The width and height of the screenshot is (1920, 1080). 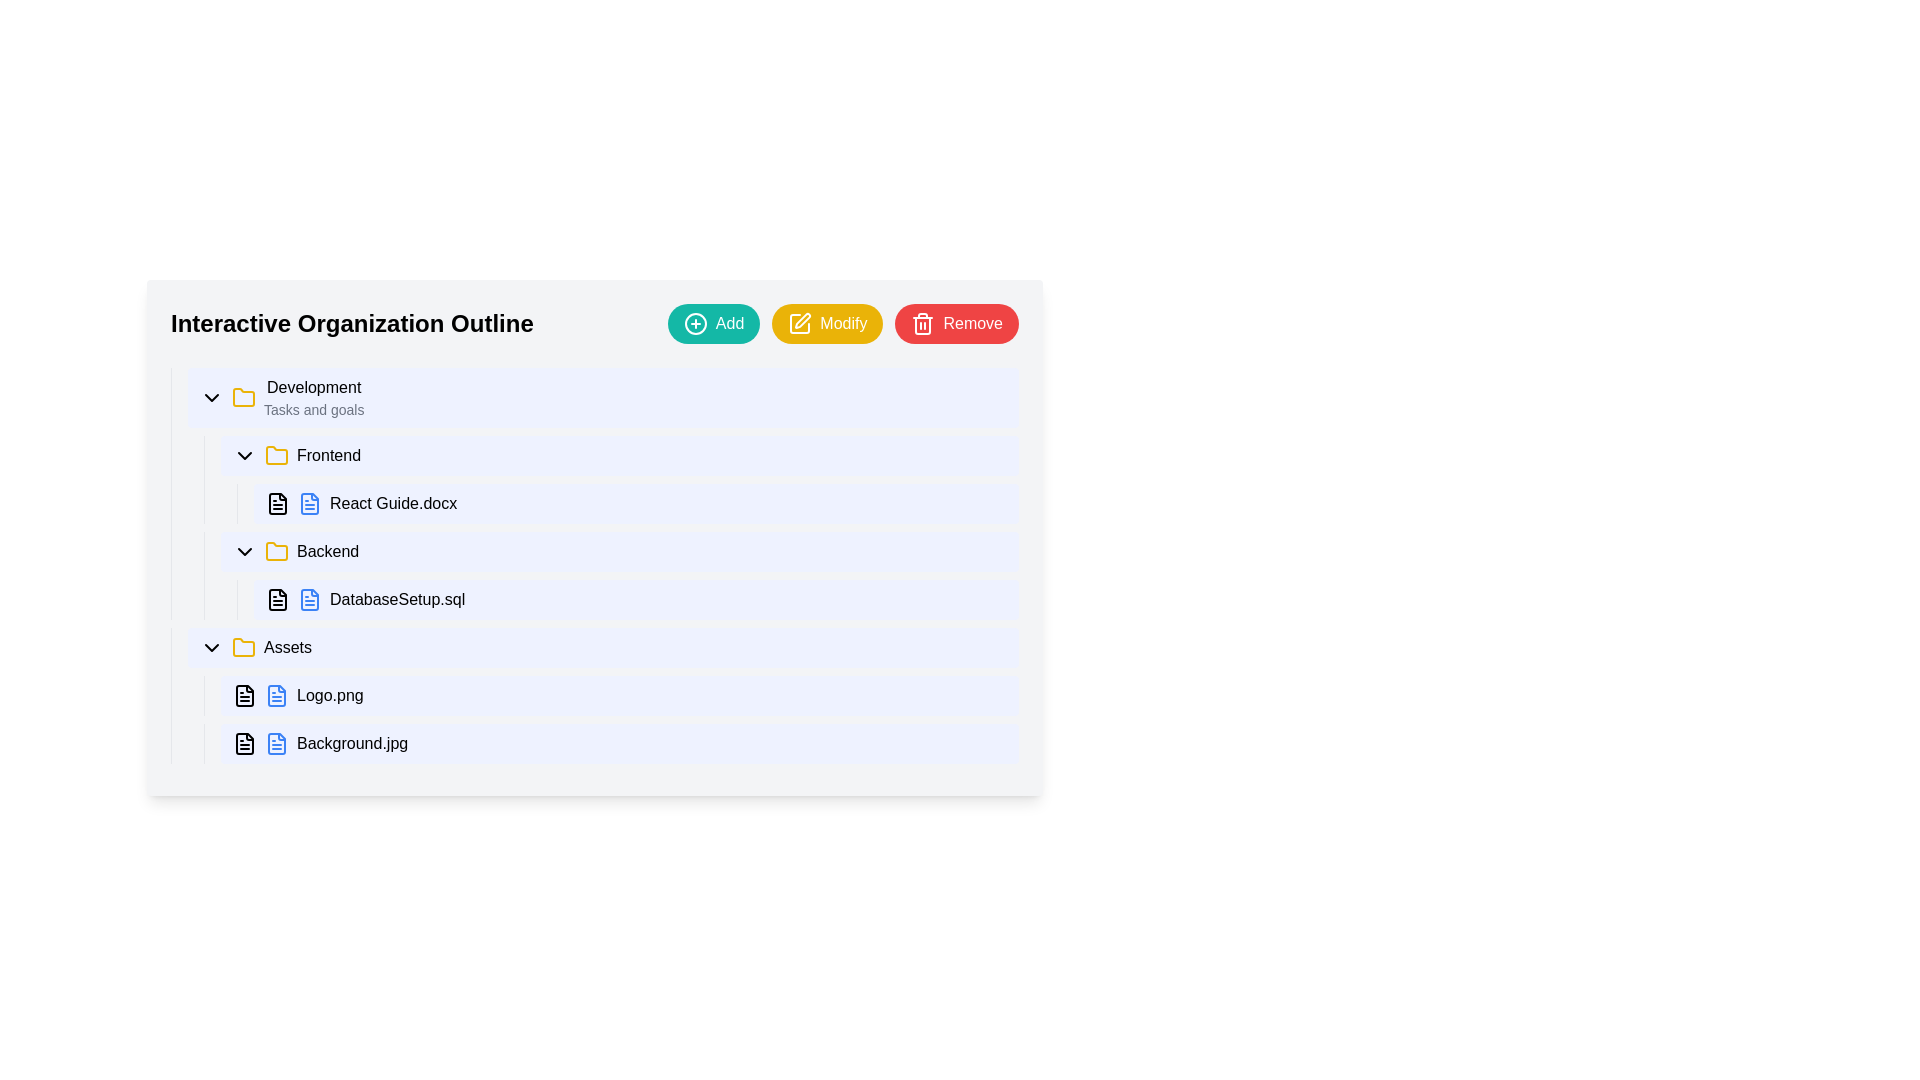 I want to click on the 'Assets' text label, which is part of a folder representation located in the third-level indentation under the 'Development' section, adjacent to a yellow folder icon, so click(x=287, y=648).